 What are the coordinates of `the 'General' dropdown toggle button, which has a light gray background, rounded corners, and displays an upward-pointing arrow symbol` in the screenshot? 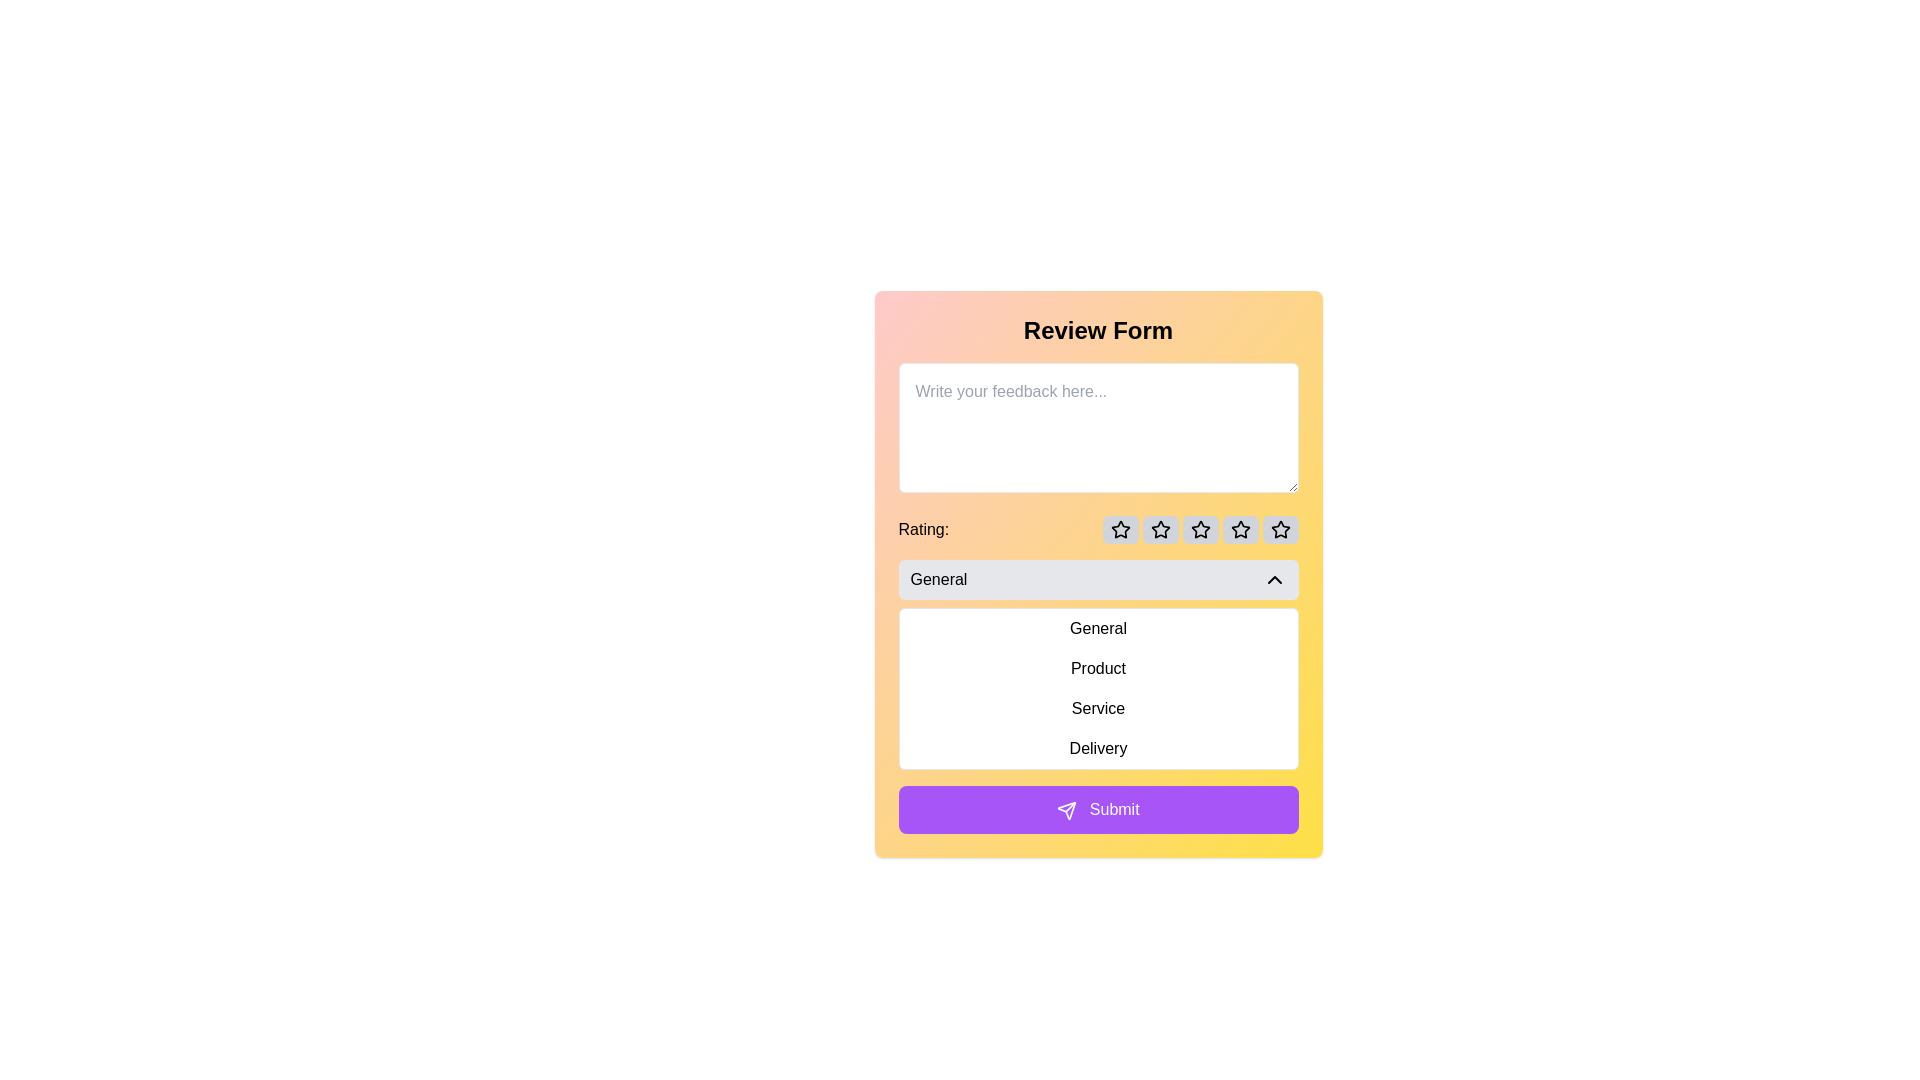 It's located at (1097, 579).